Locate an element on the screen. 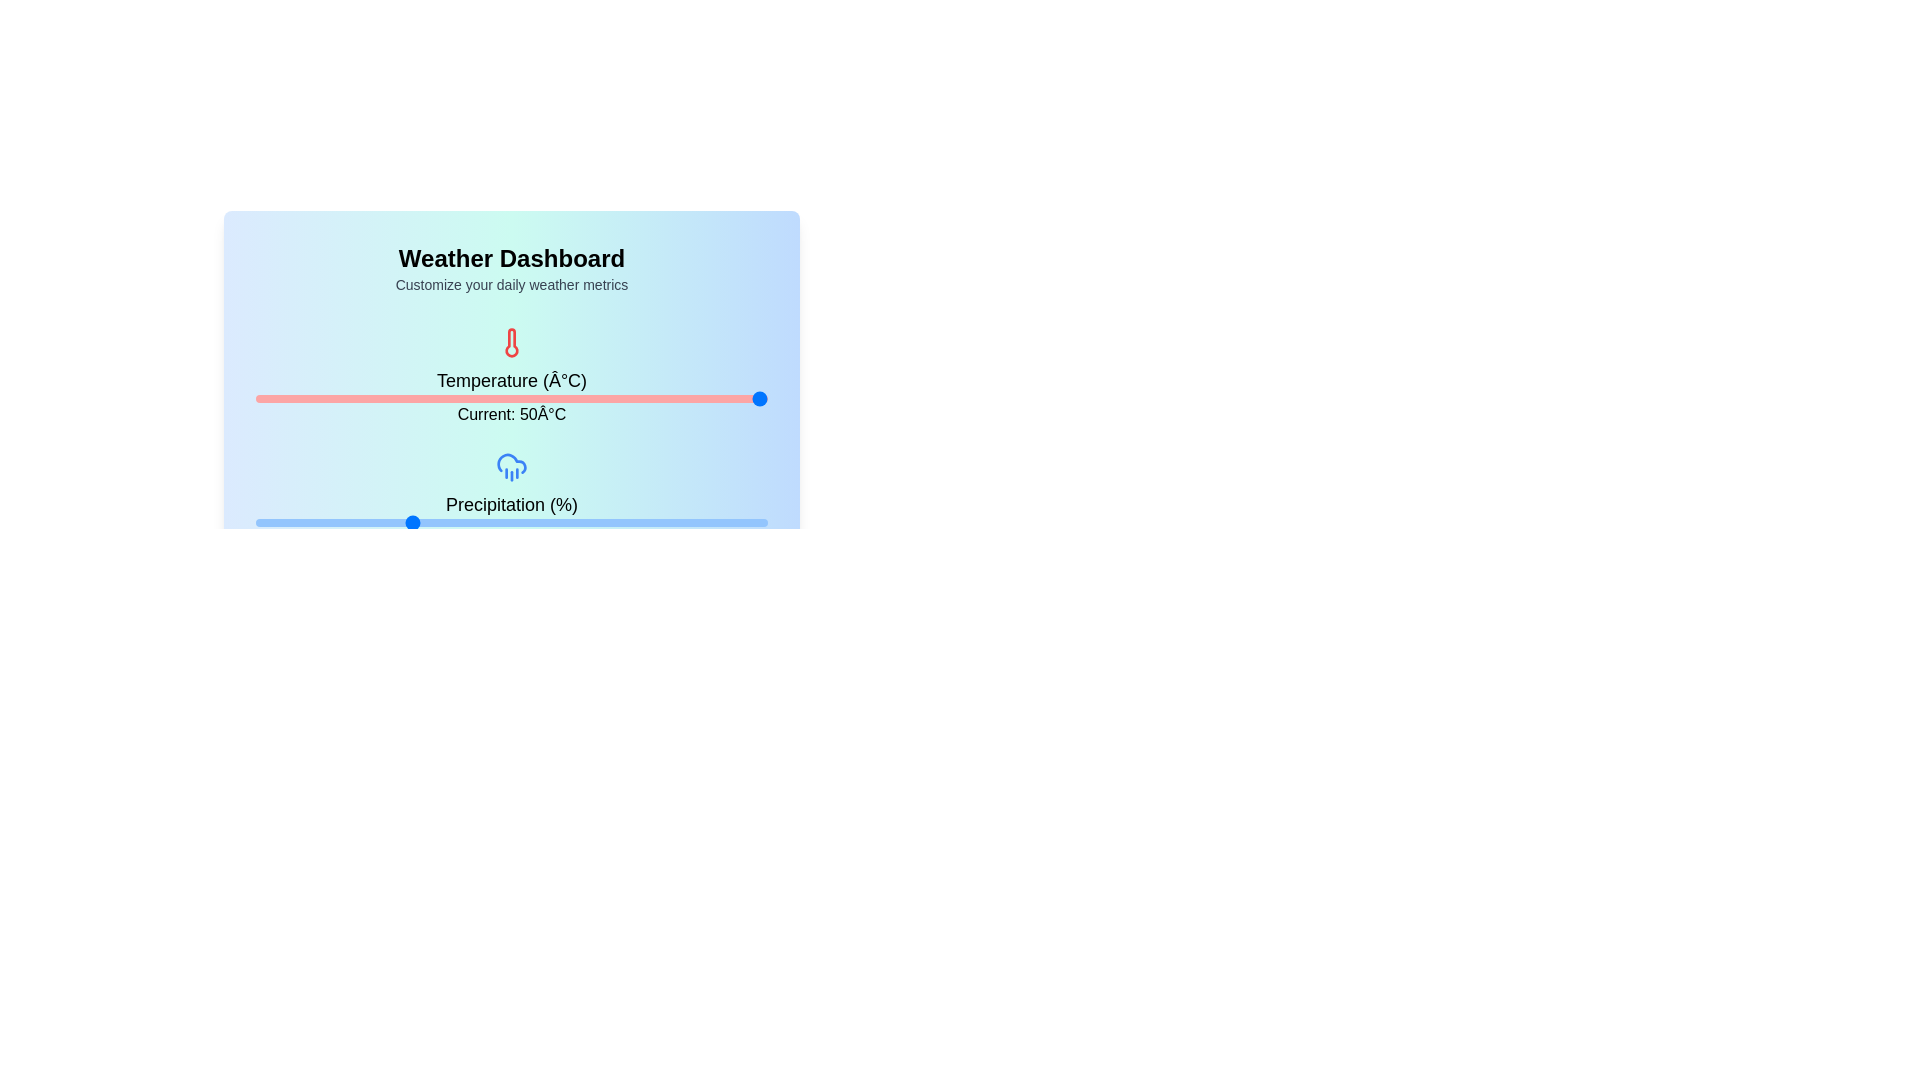 This screenshot has width=1920, height=1080. the precipitation level is located at coordinates (306, 522).